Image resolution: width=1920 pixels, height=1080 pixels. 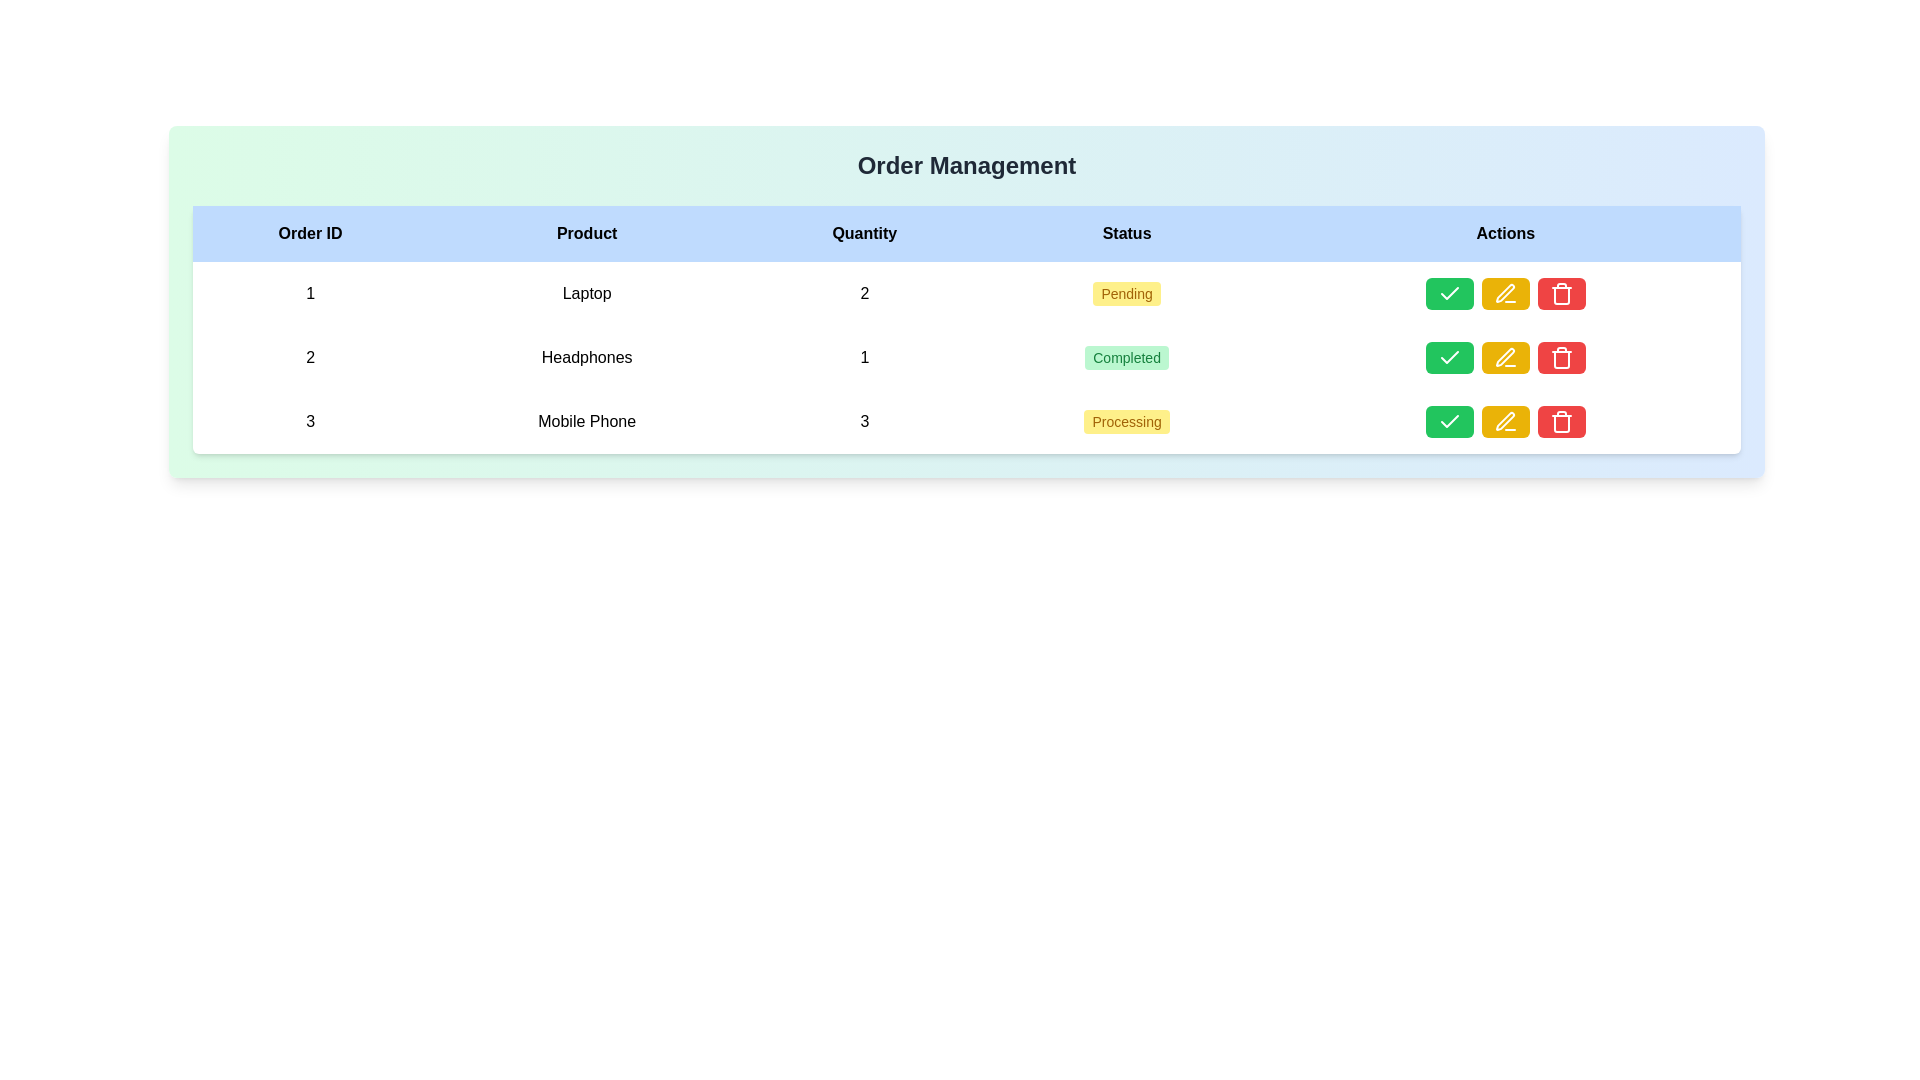 I want to click on the centered text label that reads 'Headphones', which is the second item under the 'Product' column in the table, so click(x=586, y=357).